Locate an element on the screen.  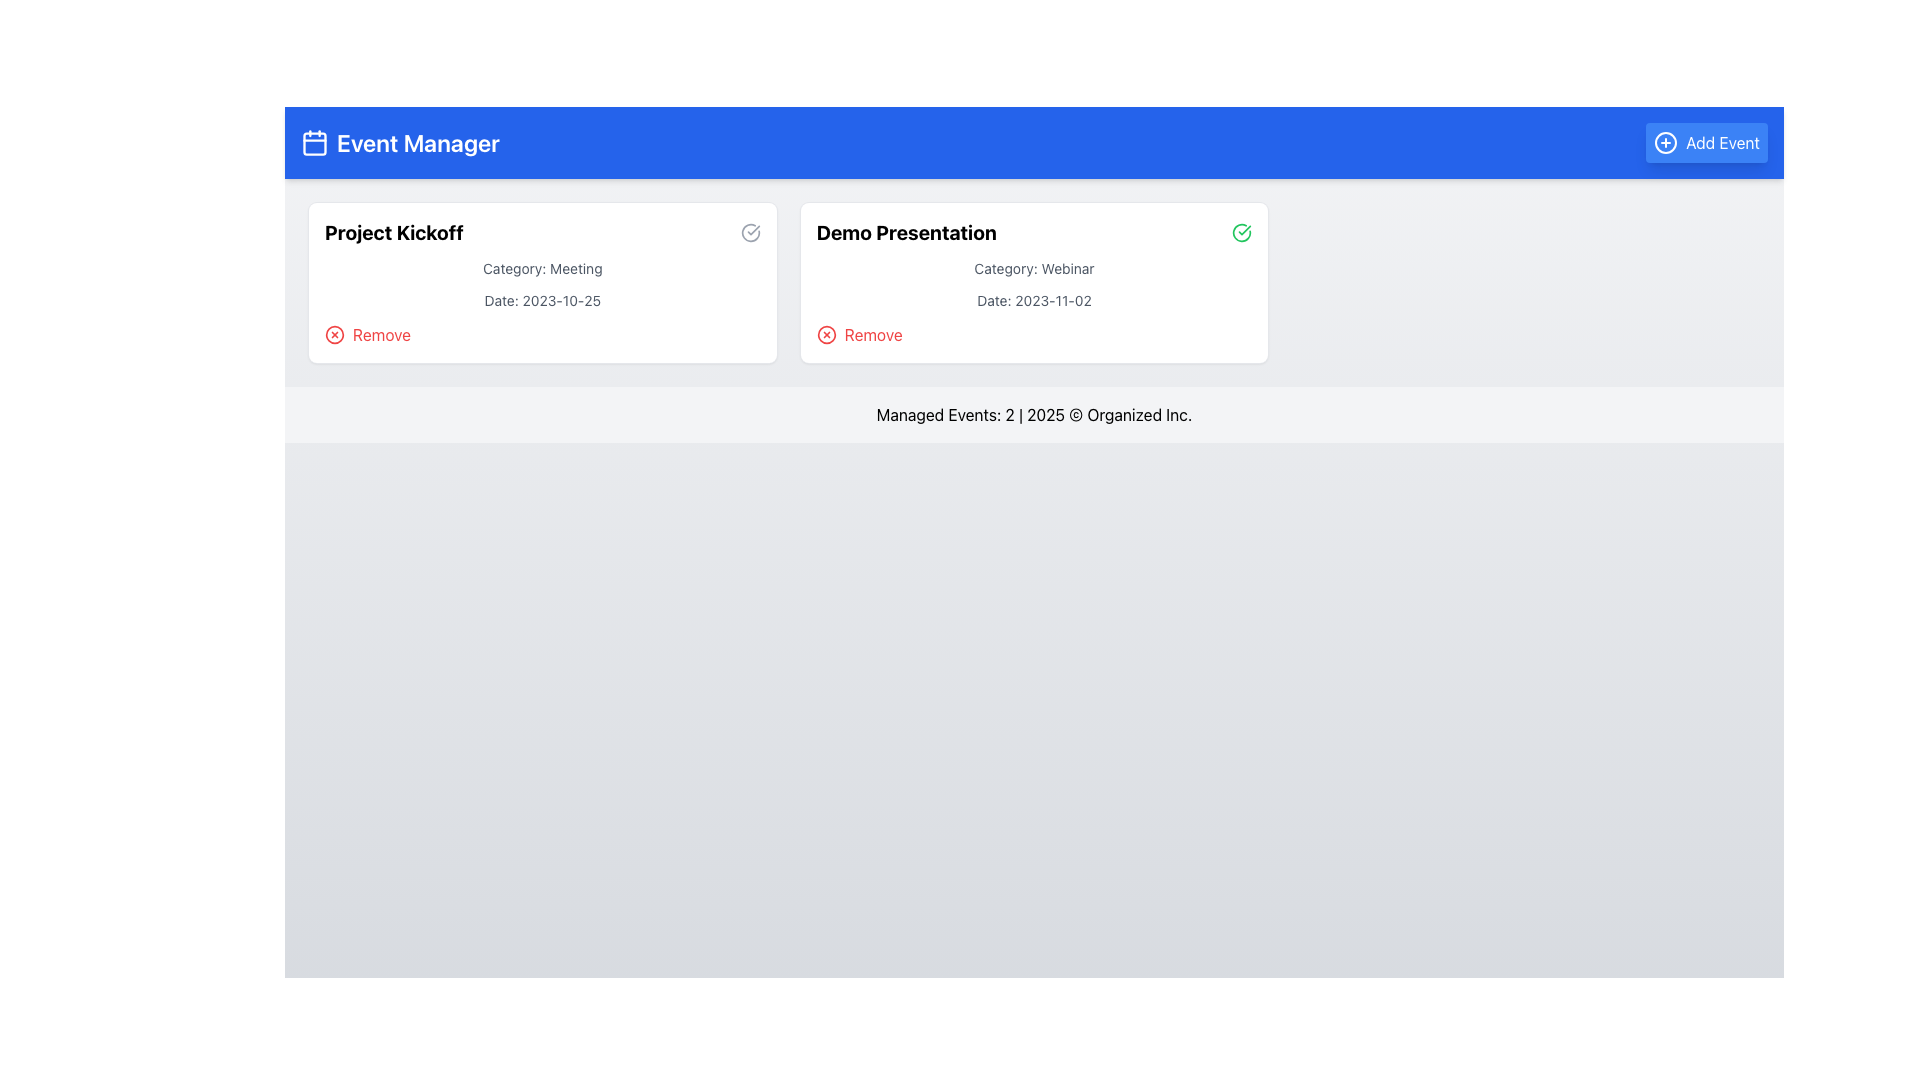
the remove button located at the bottom of the 'Demo Presentation' card is located at coordinates (859, 334).